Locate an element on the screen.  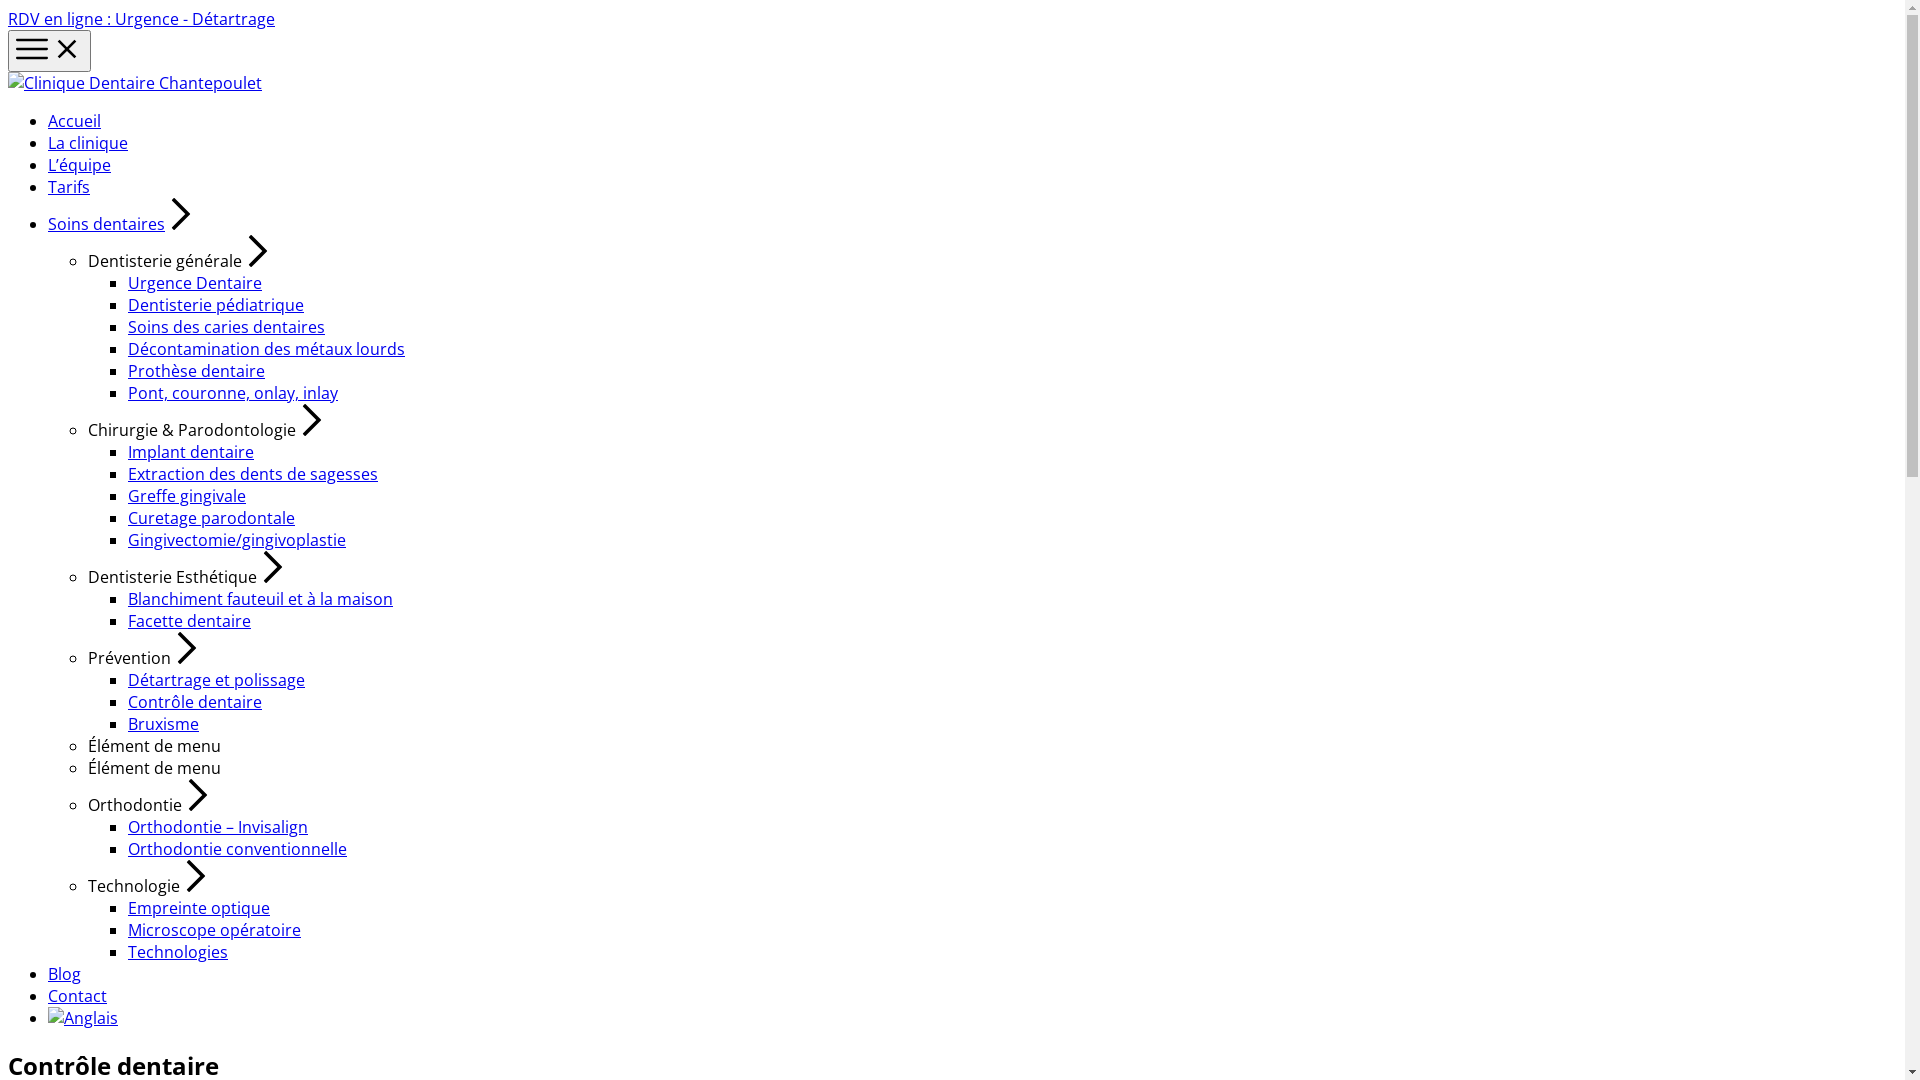
'Contact' is located at coordinates (77, 995).